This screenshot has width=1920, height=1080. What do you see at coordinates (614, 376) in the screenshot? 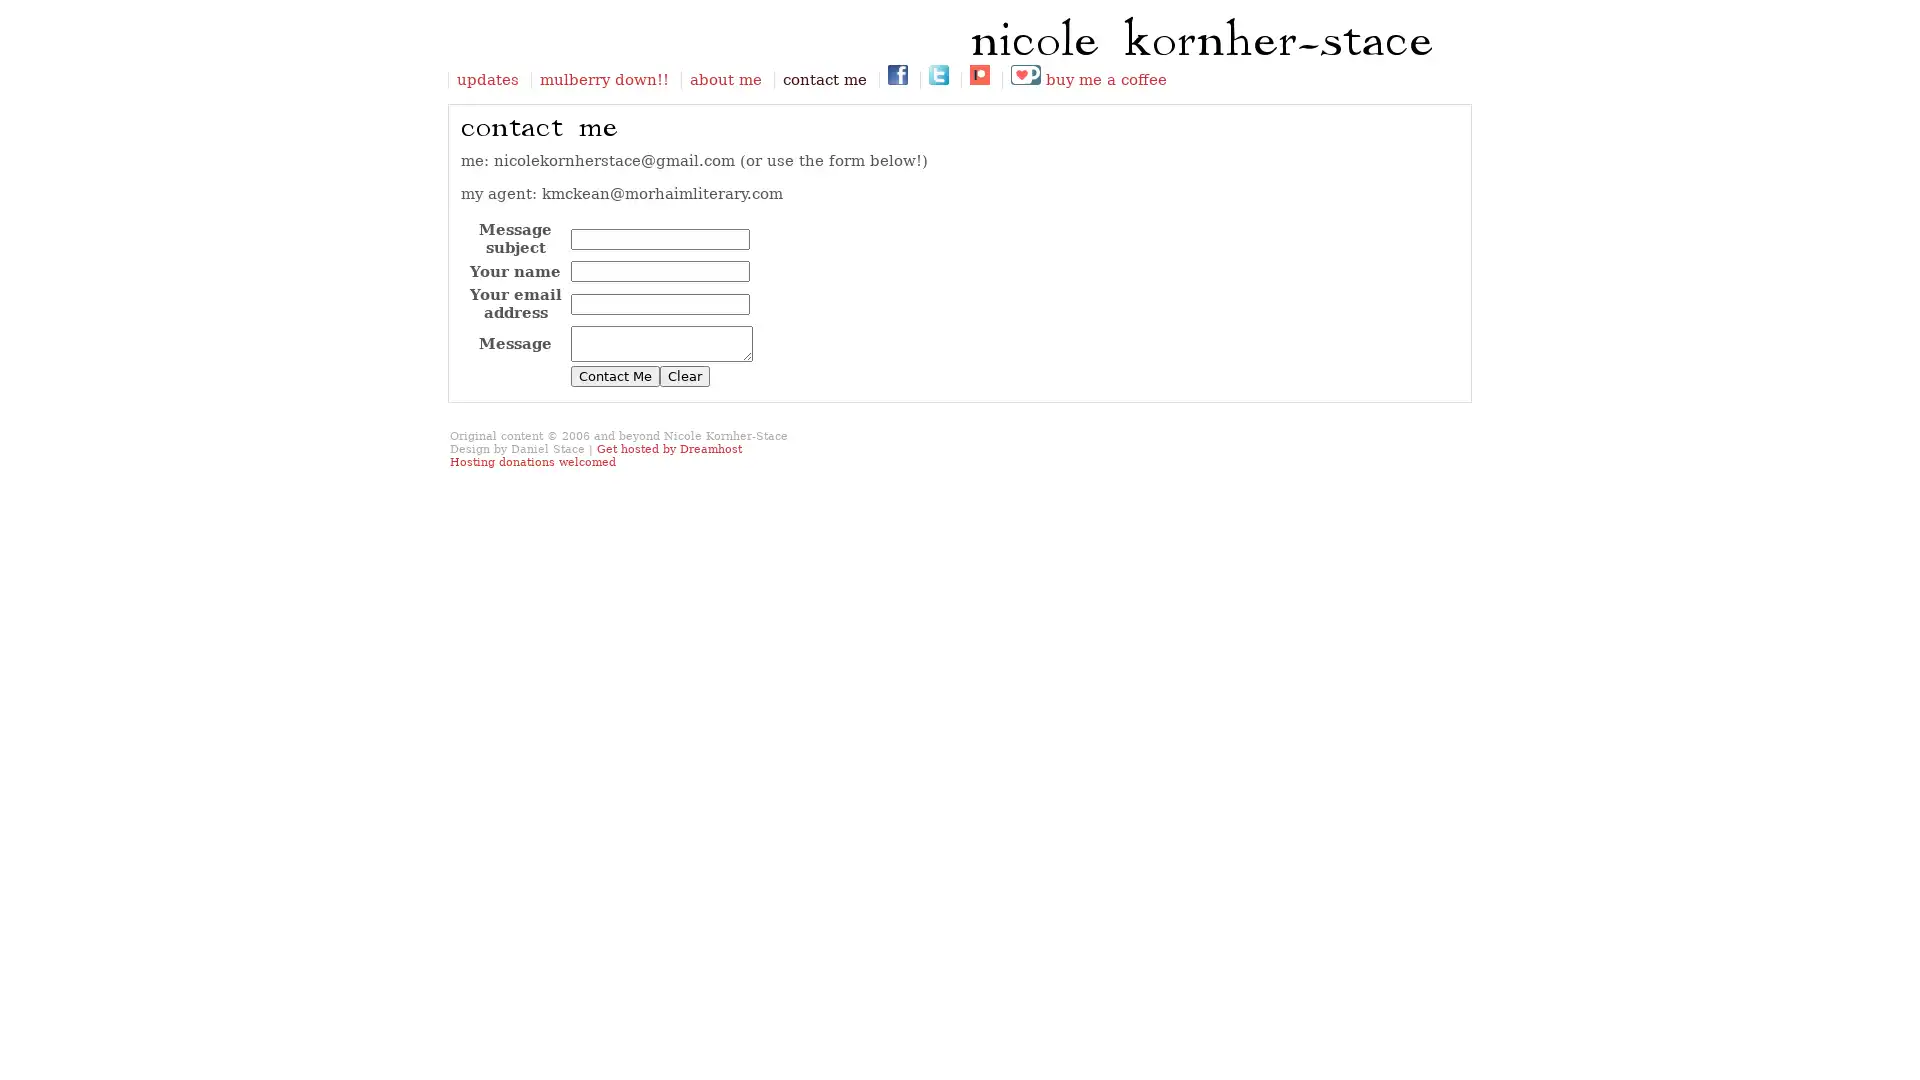
I see `Contact Me` at bounding box center [614, 376].